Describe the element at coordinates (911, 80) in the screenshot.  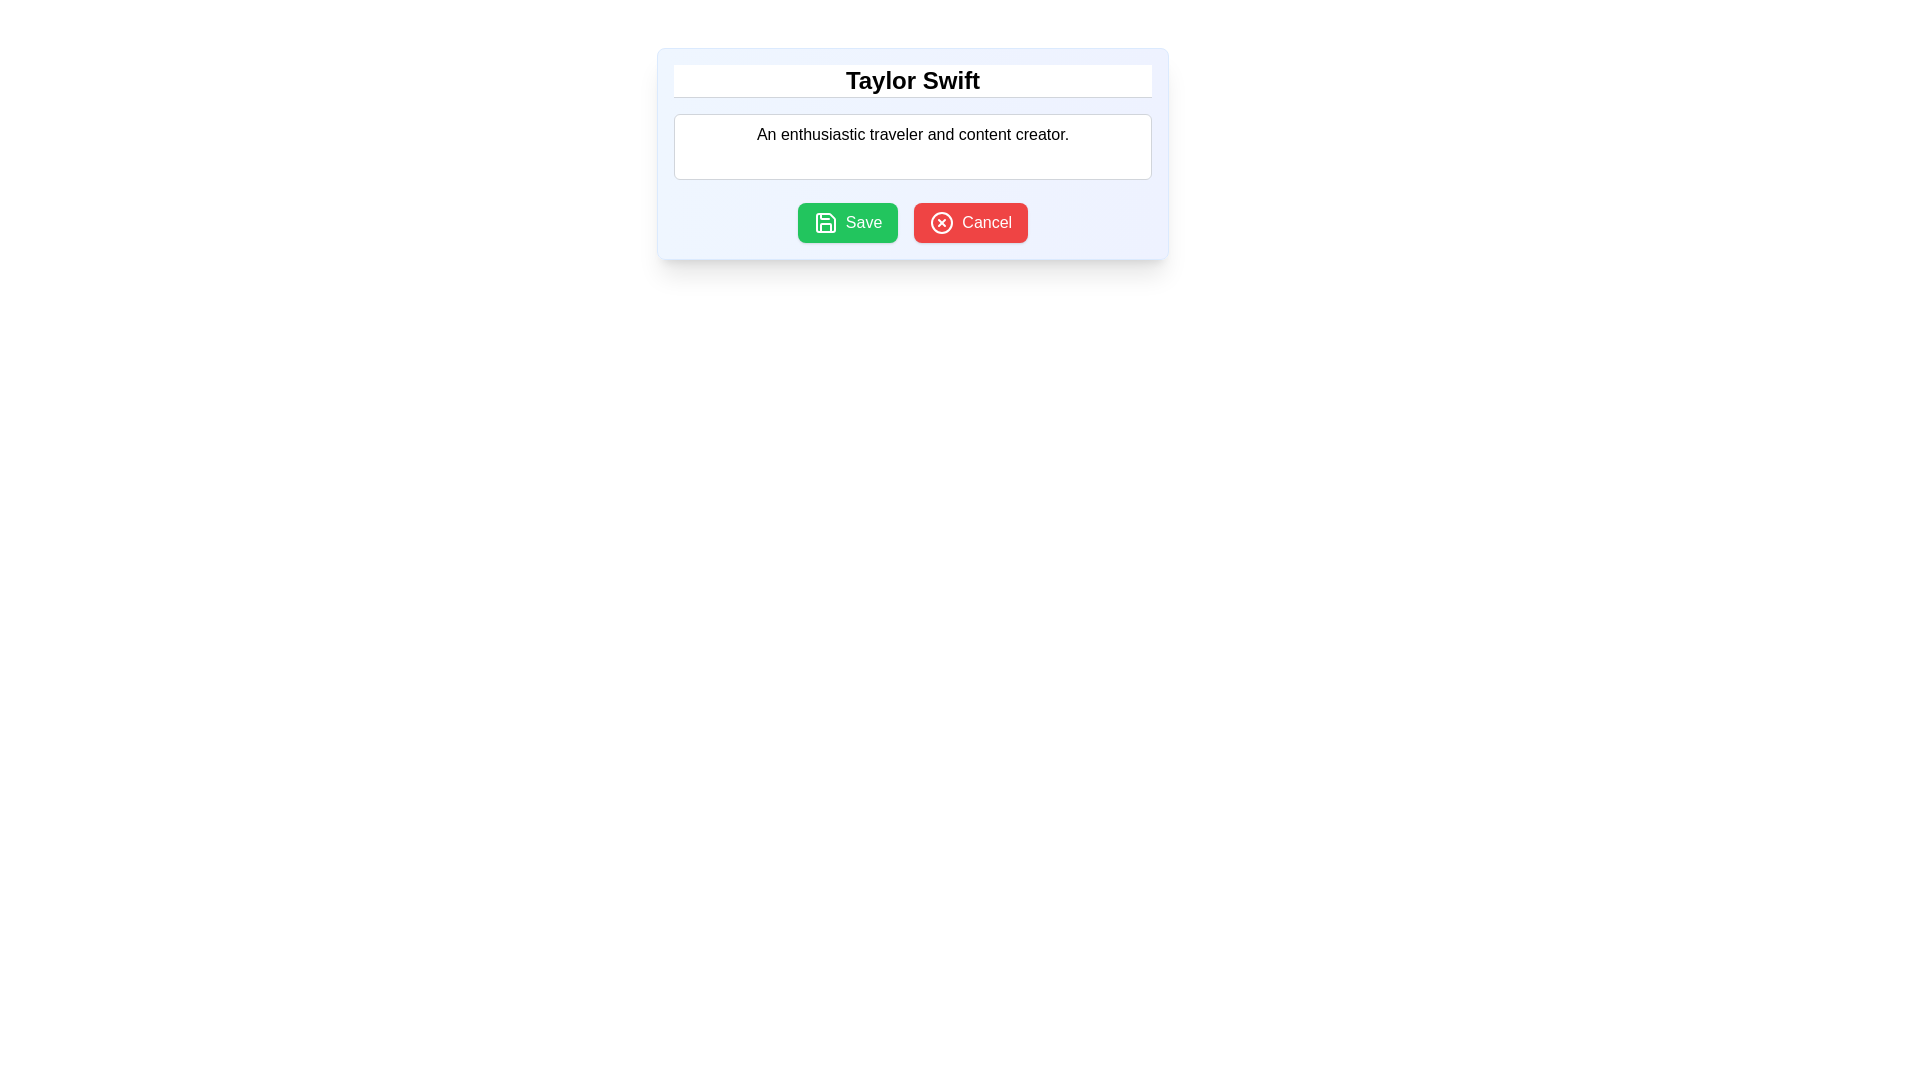
I see `the editable text field displaying 'Taylor Swift' to focus on it` at that location.